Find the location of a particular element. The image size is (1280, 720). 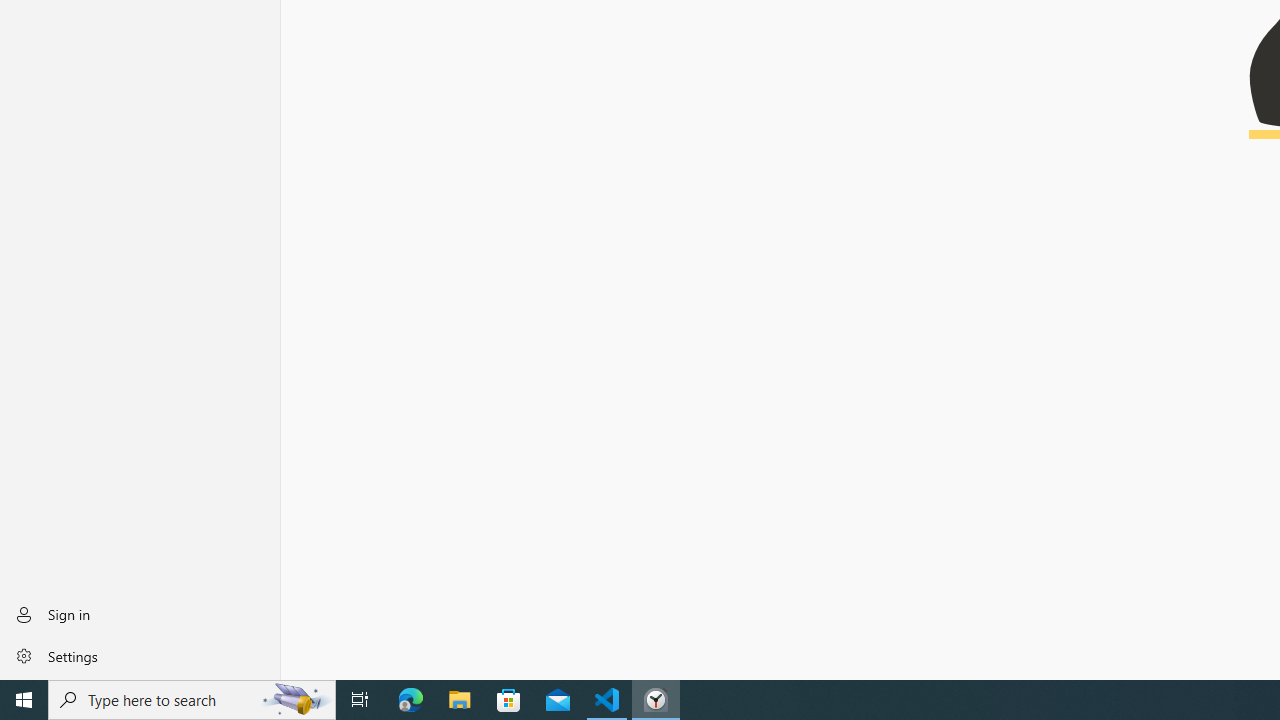

'Search highlights icon opens search home window' is located at coordinates (294, 698).